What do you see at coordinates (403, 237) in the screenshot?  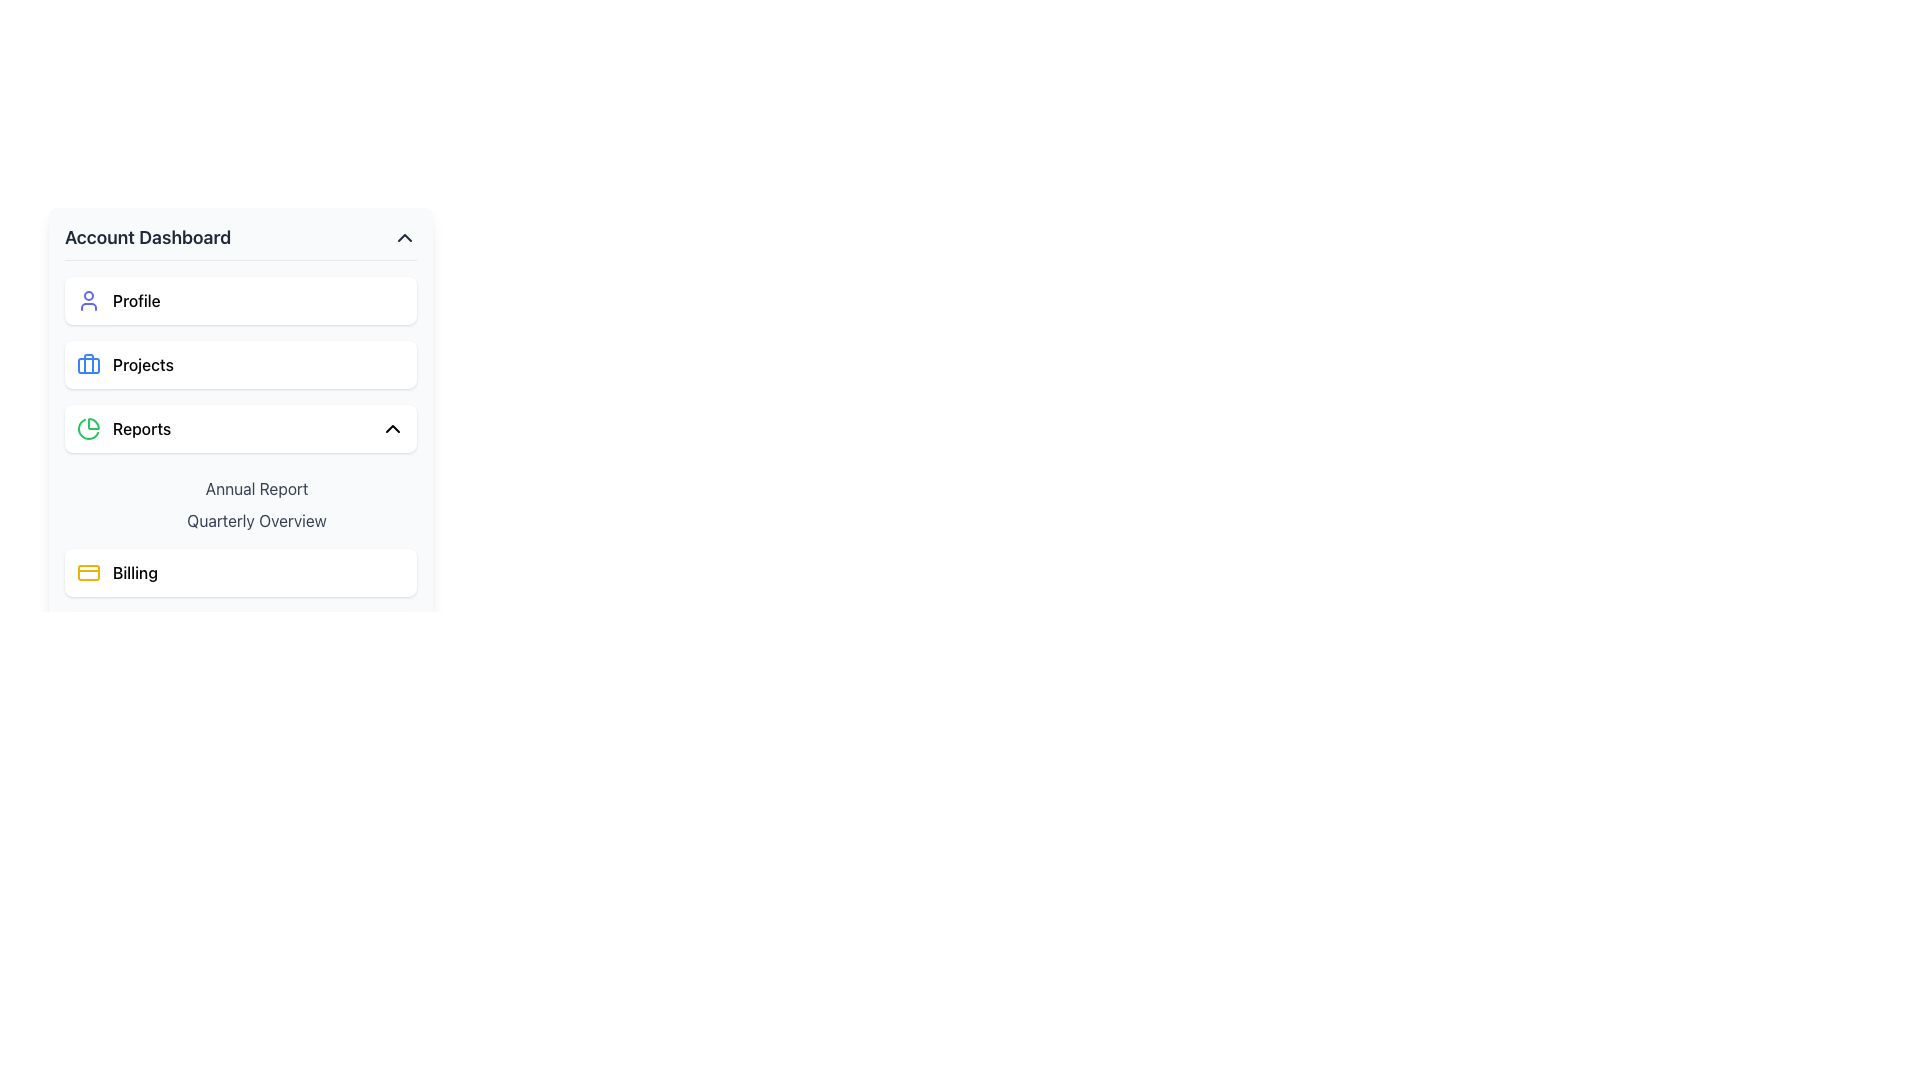 I see `the Dropdown toggle icon located at the right end of the 'Account Dashboard' header bar` at bounding box center [403, 237].